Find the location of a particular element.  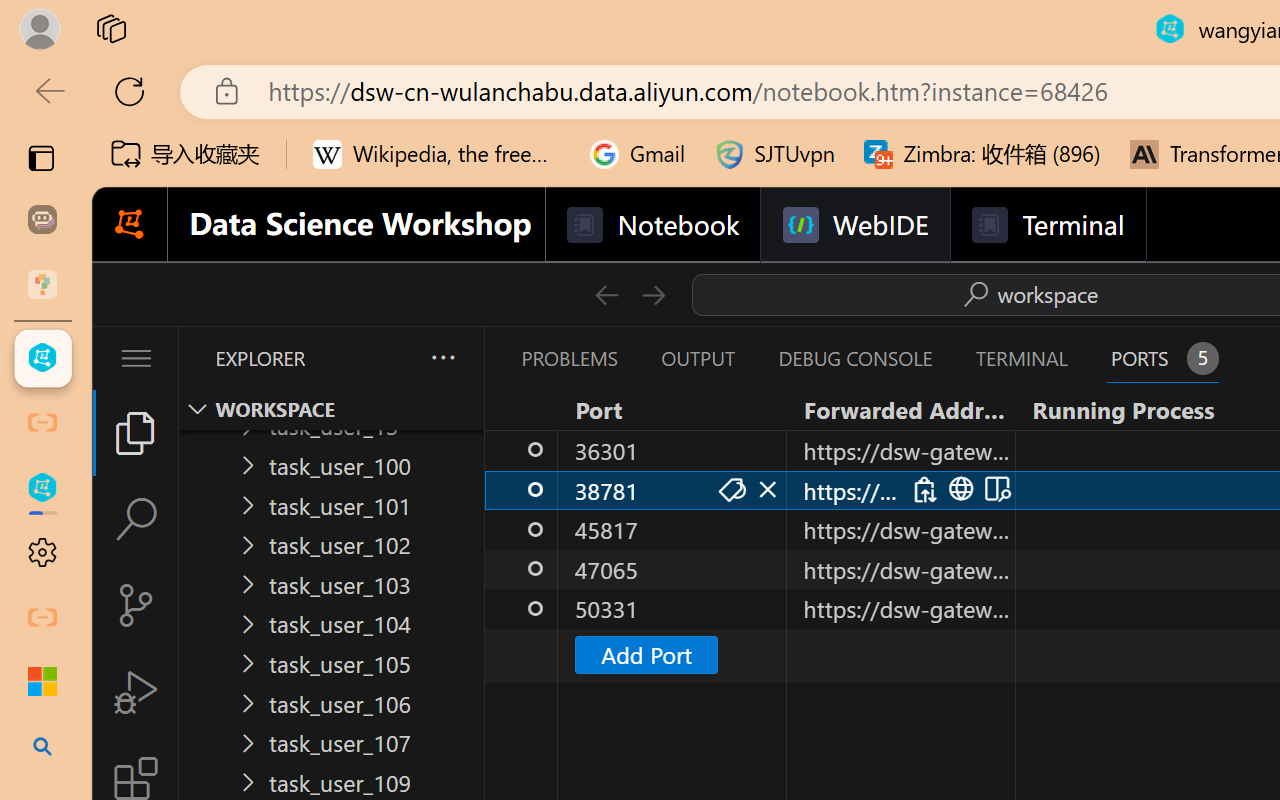

'Gmail' is located at coordinates (637, 154).